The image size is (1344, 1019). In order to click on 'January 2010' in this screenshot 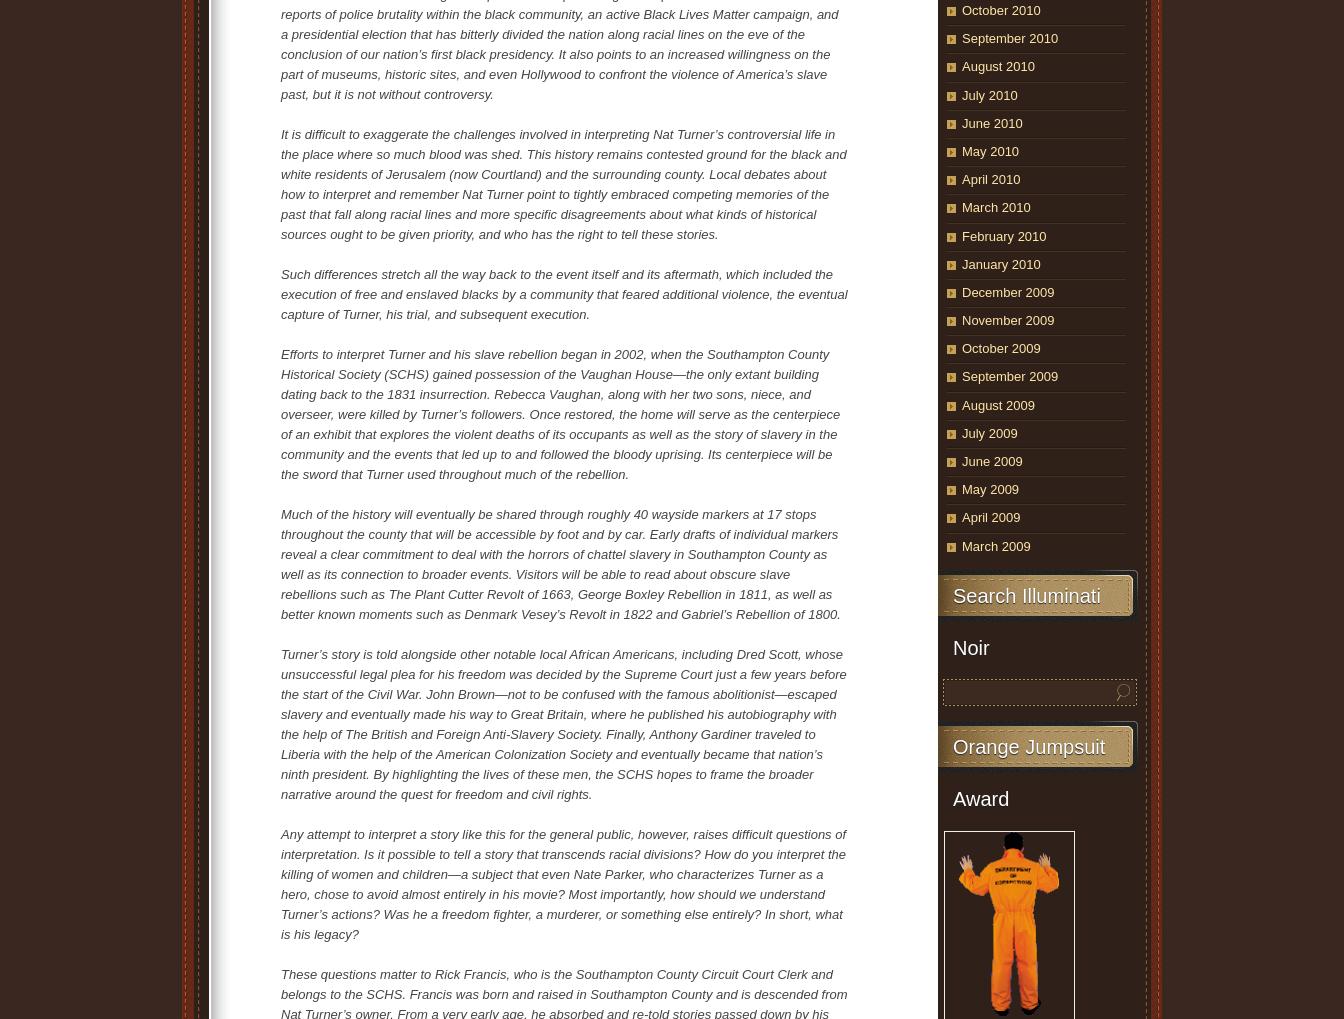, I will do `click(1001, 263)`.